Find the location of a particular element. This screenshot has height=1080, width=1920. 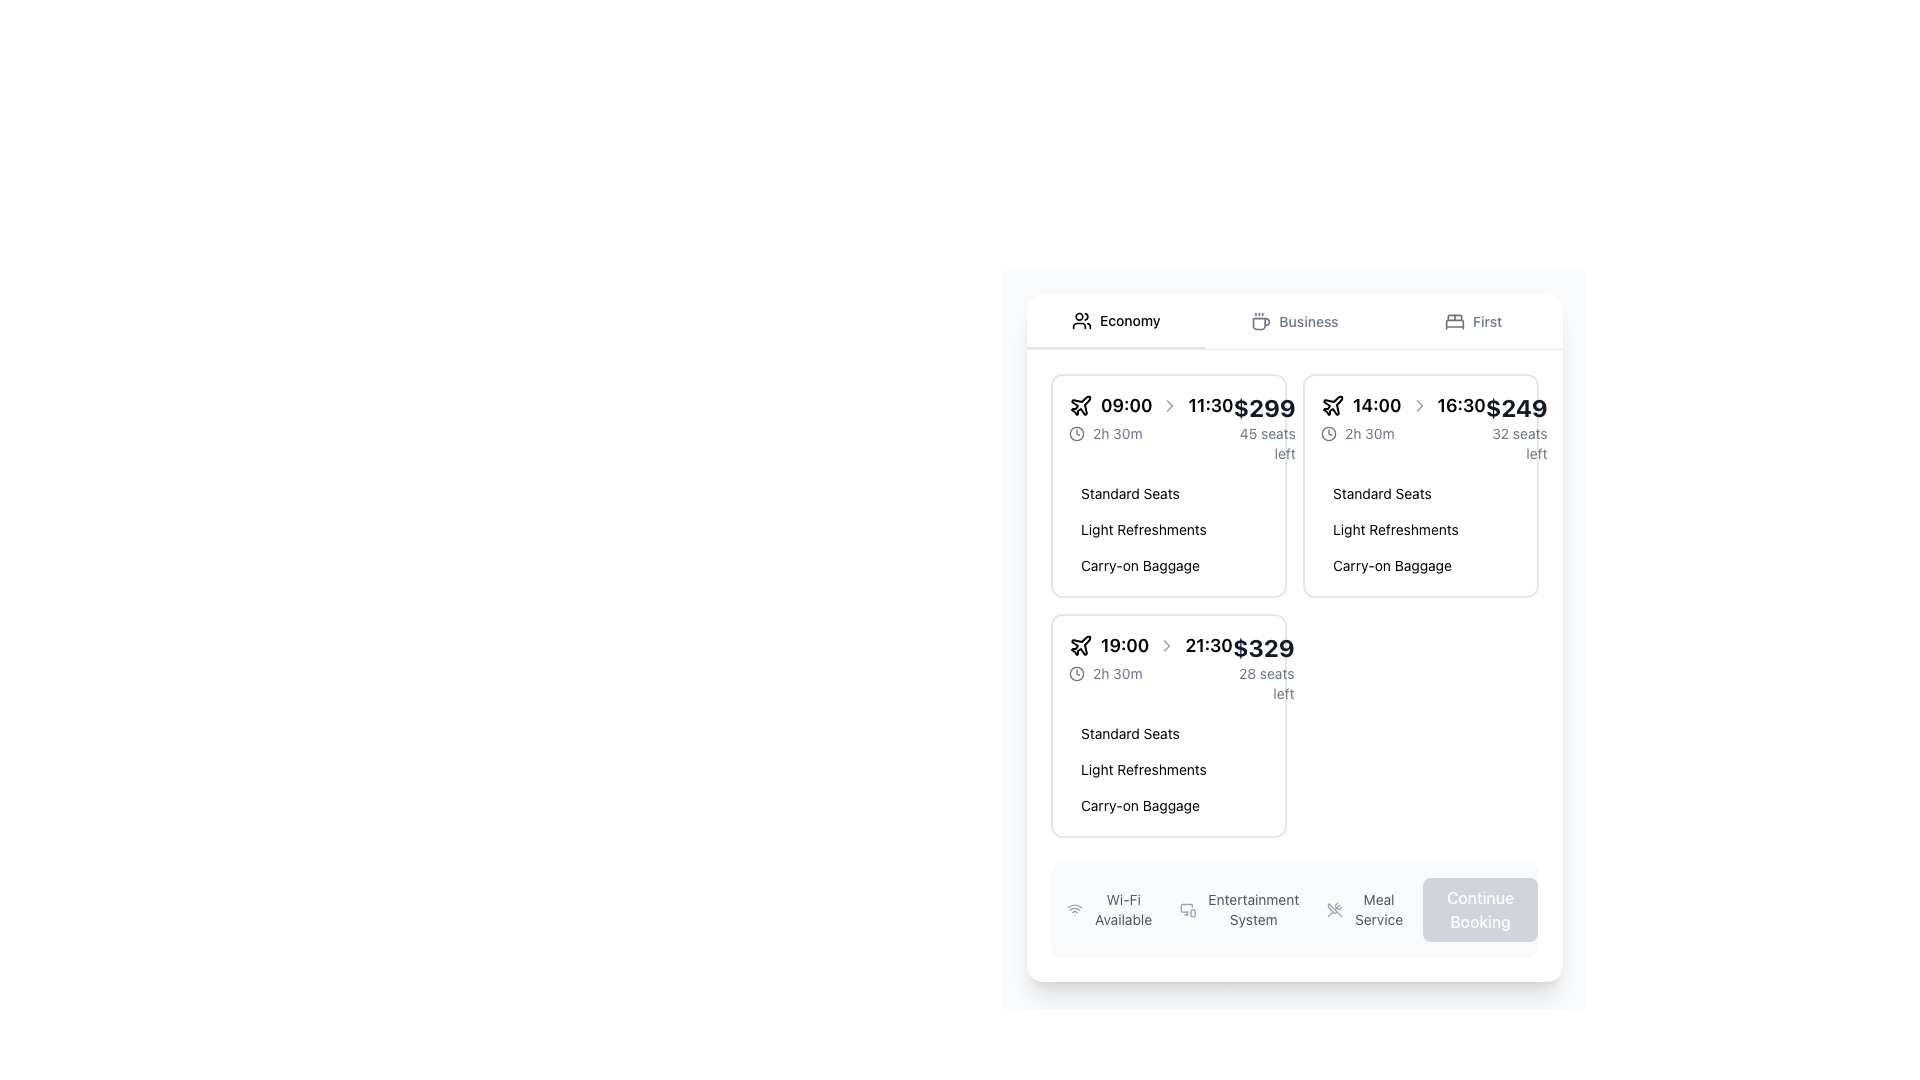

the flight duration text label located in the central information card, which is positioned in the second column below the departure and arrival times and next to the clock icon is located at coordinates (1368, 433).